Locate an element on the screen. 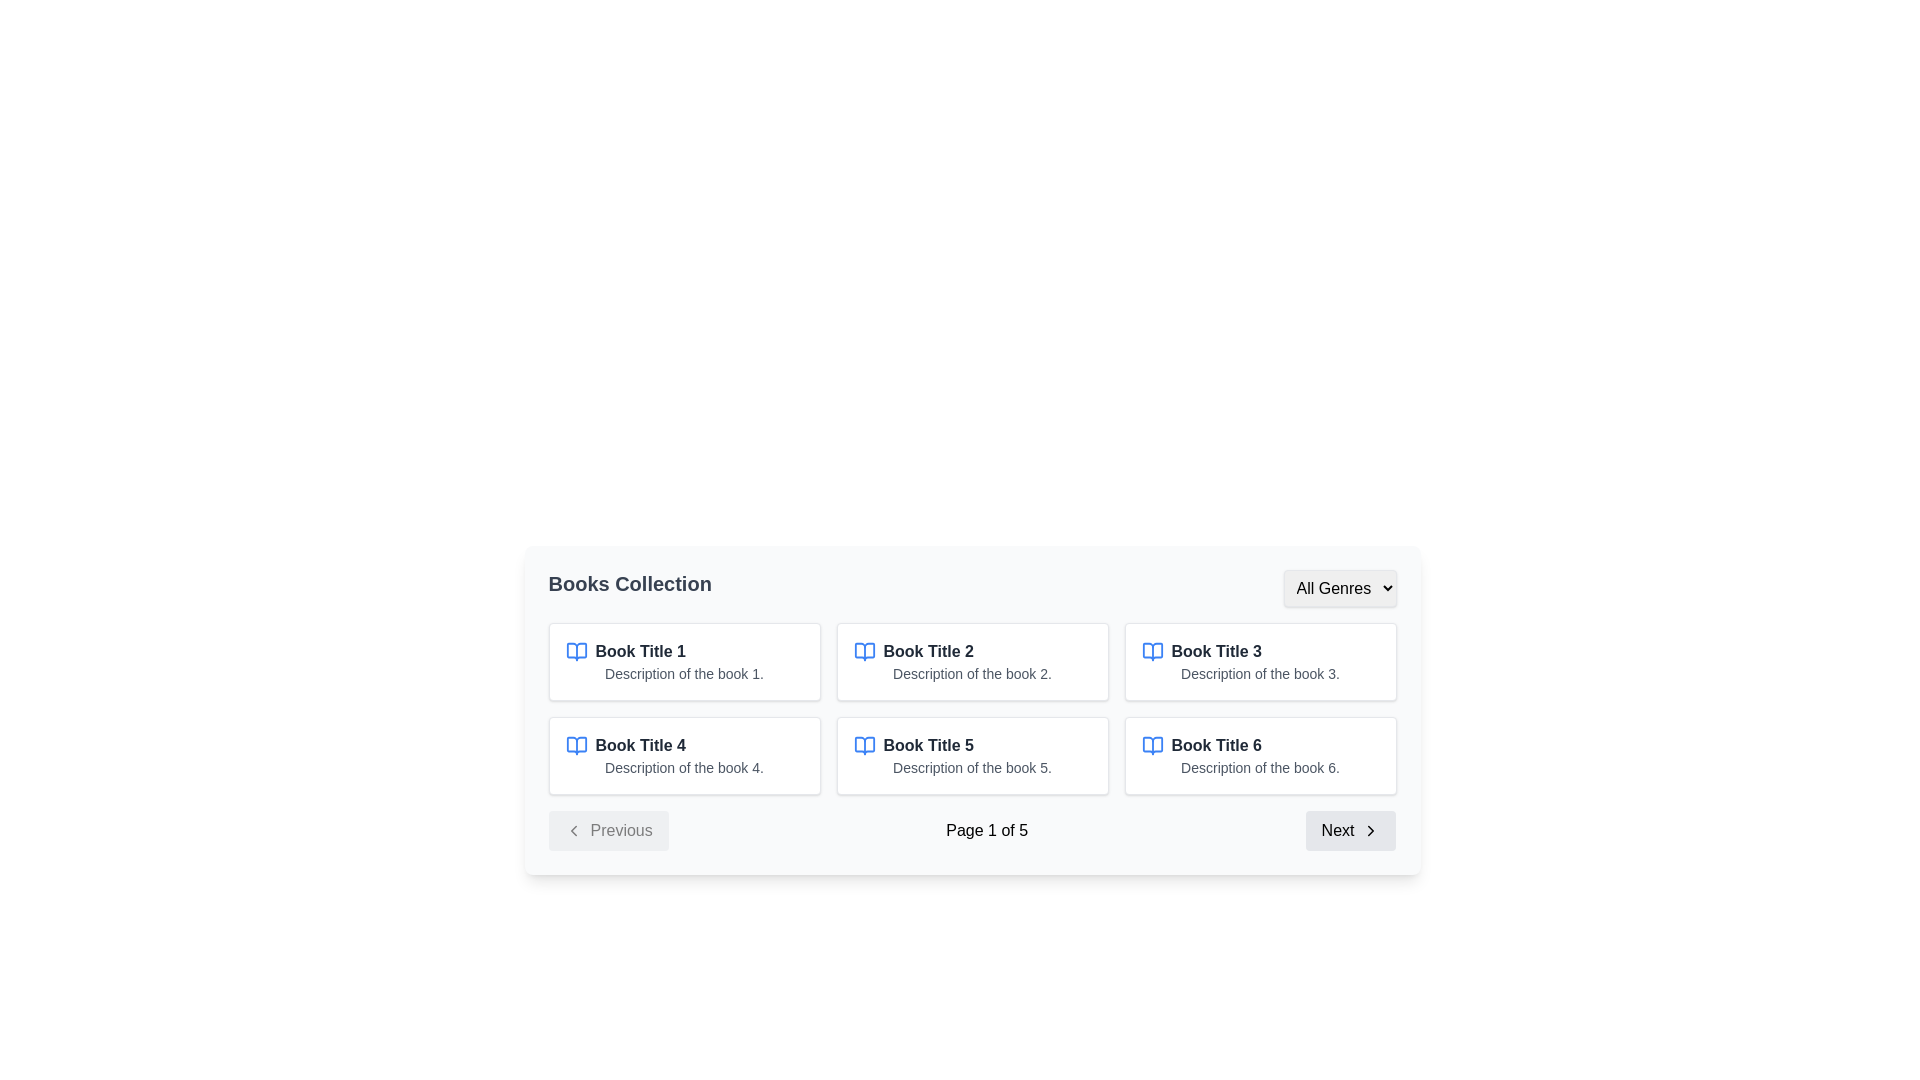 Image resolution: width=1920 pixels, height=1080 pixels. text 'Book Title 5' which is styled in bold gray font and is part of a card-like structure representing a book entry is located at coordinates (927, 745).